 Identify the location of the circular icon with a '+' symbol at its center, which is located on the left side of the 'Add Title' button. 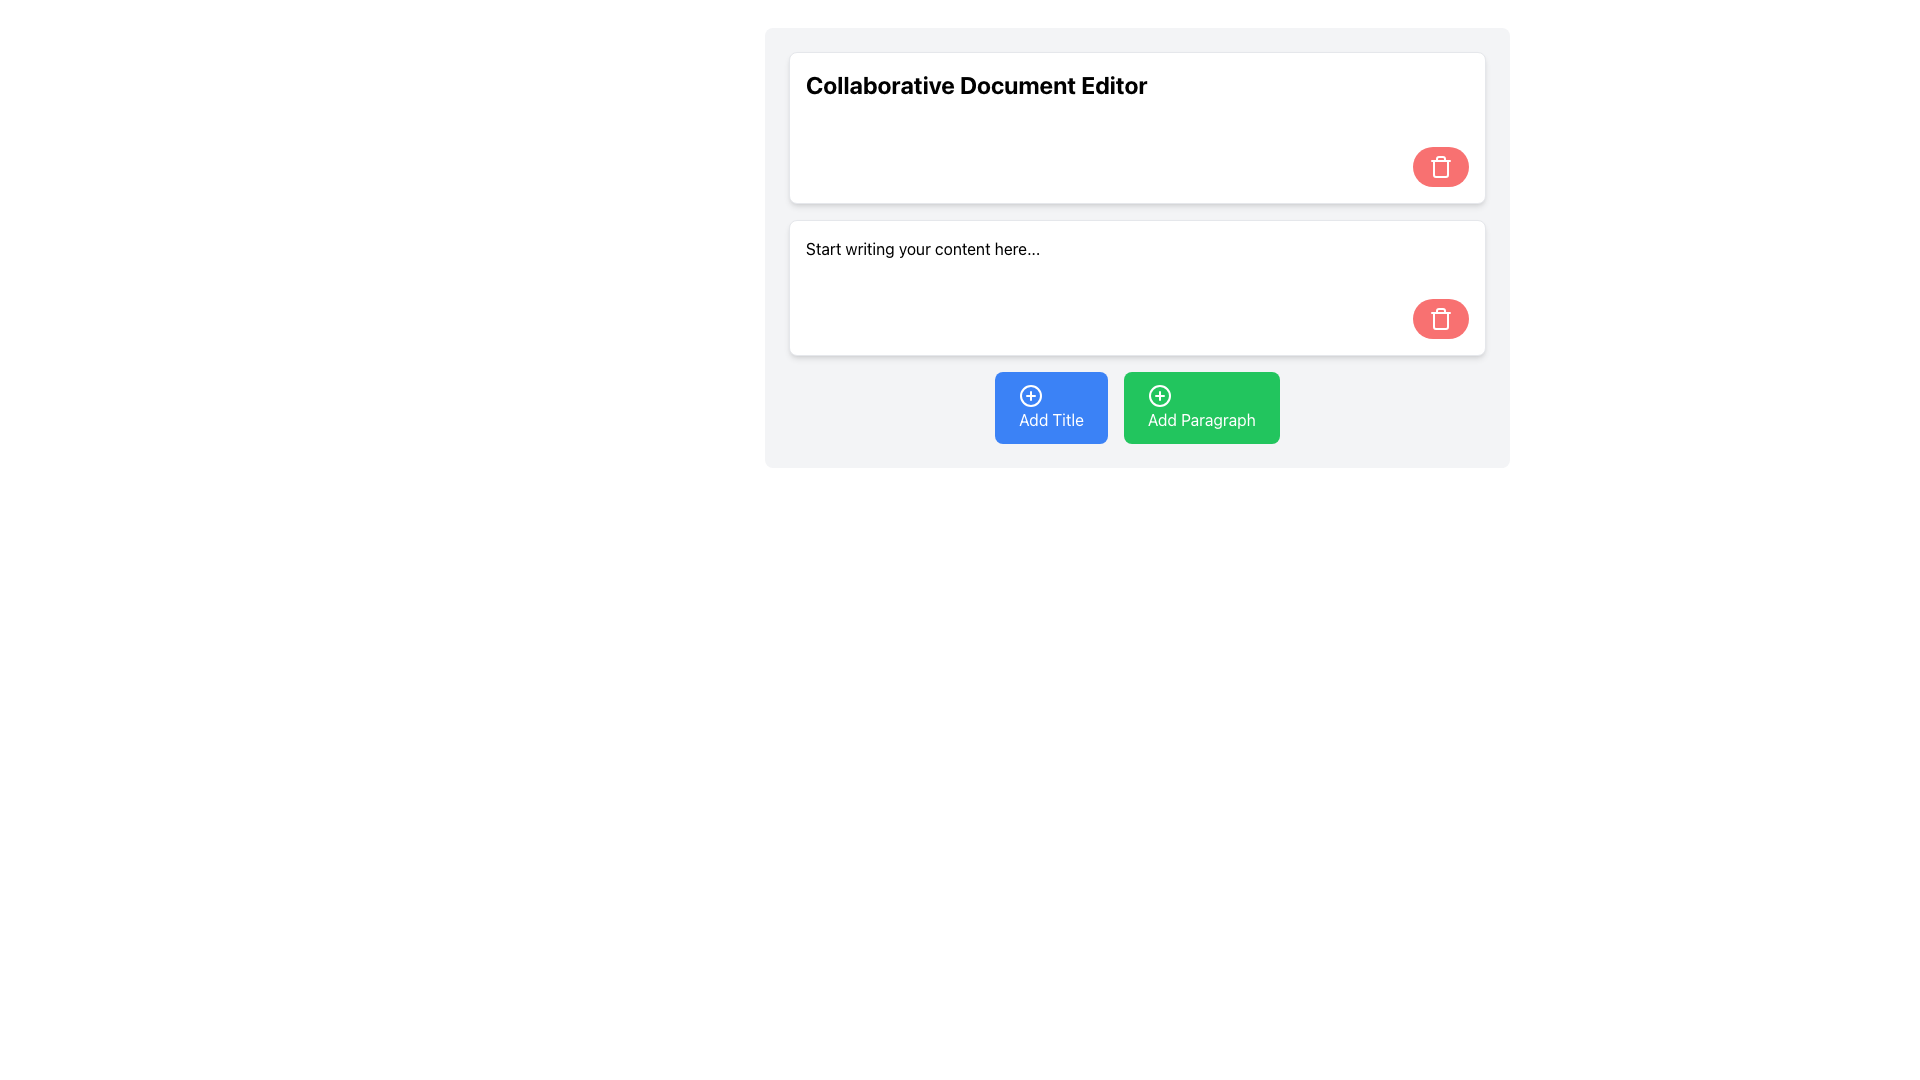
(1031, 396).